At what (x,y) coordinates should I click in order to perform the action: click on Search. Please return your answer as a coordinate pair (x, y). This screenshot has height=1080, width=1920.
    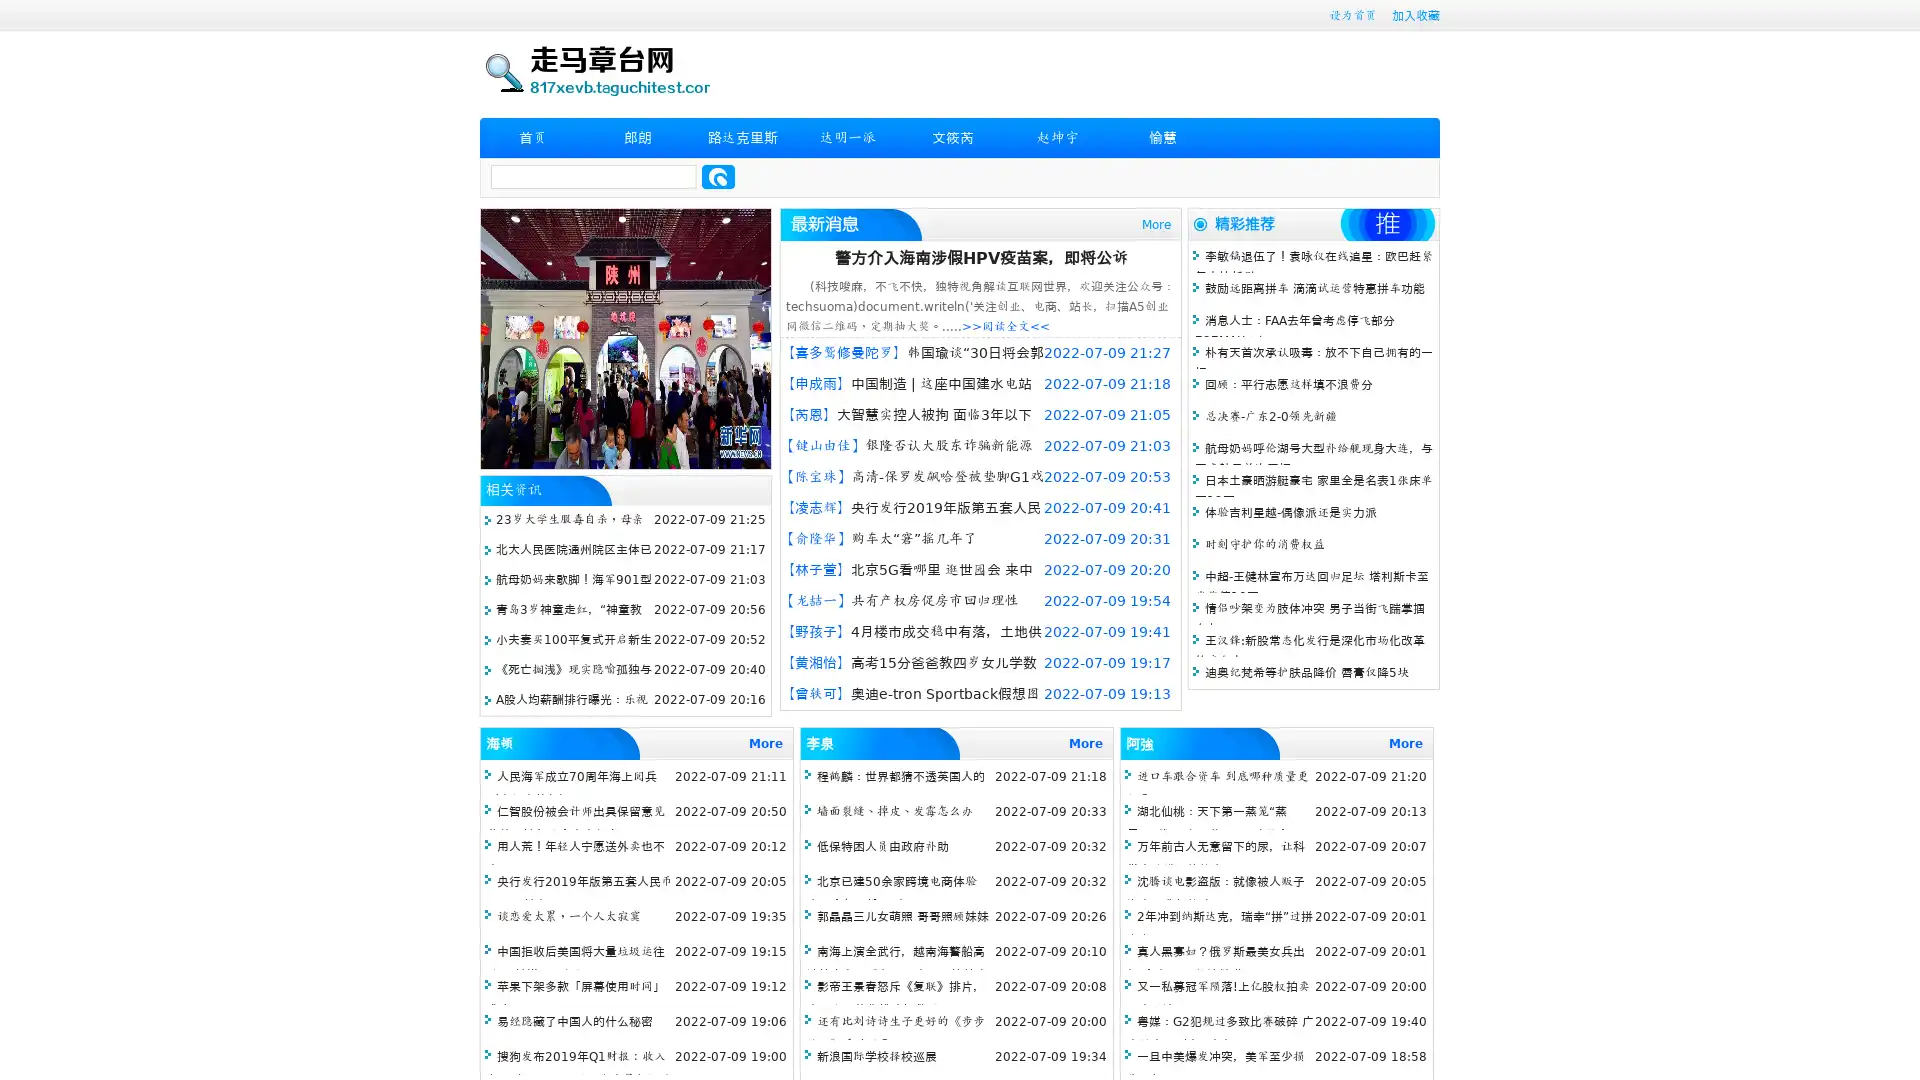
    Looking at the image, I should click on (718, 176).